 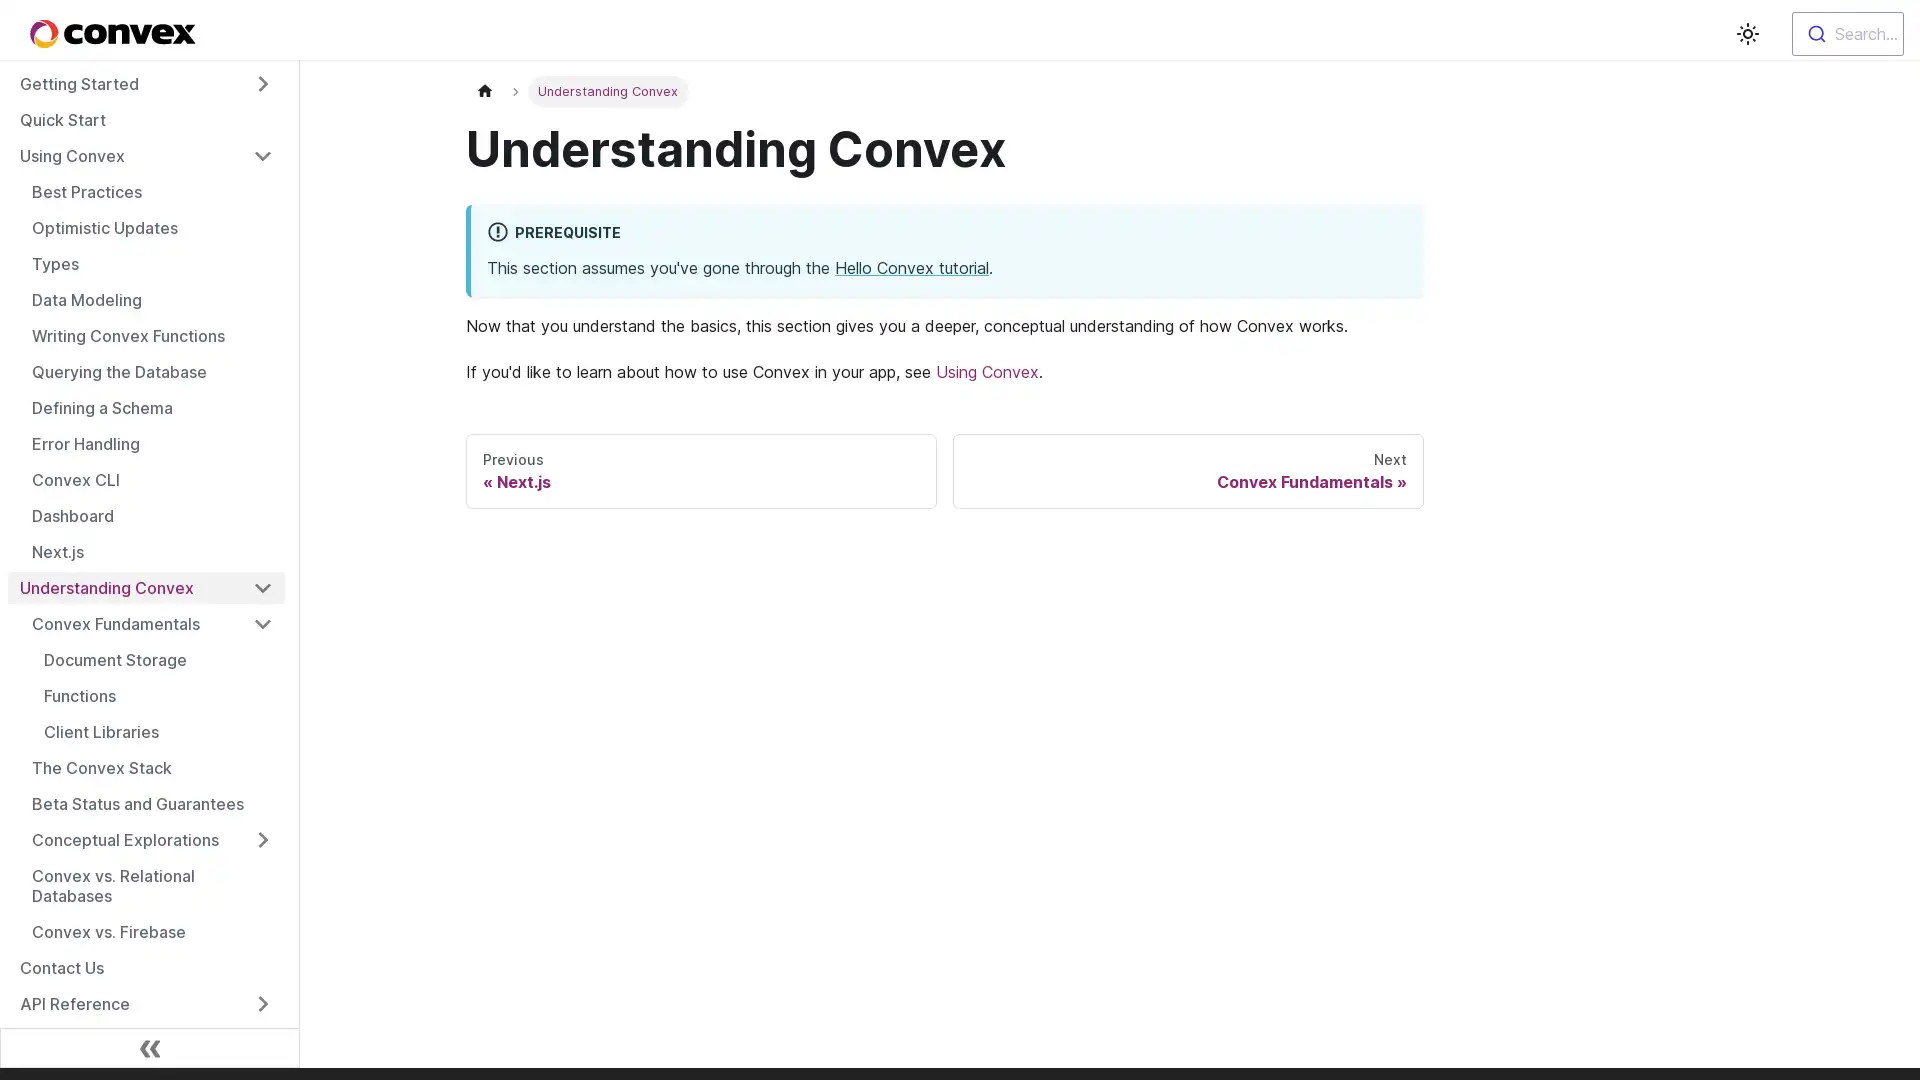 What do you see at coordinates (1746, 34) in the screenshot?
I see `Switch between dark and light mode (currently light mode)` at bounding box center [1746, 34].